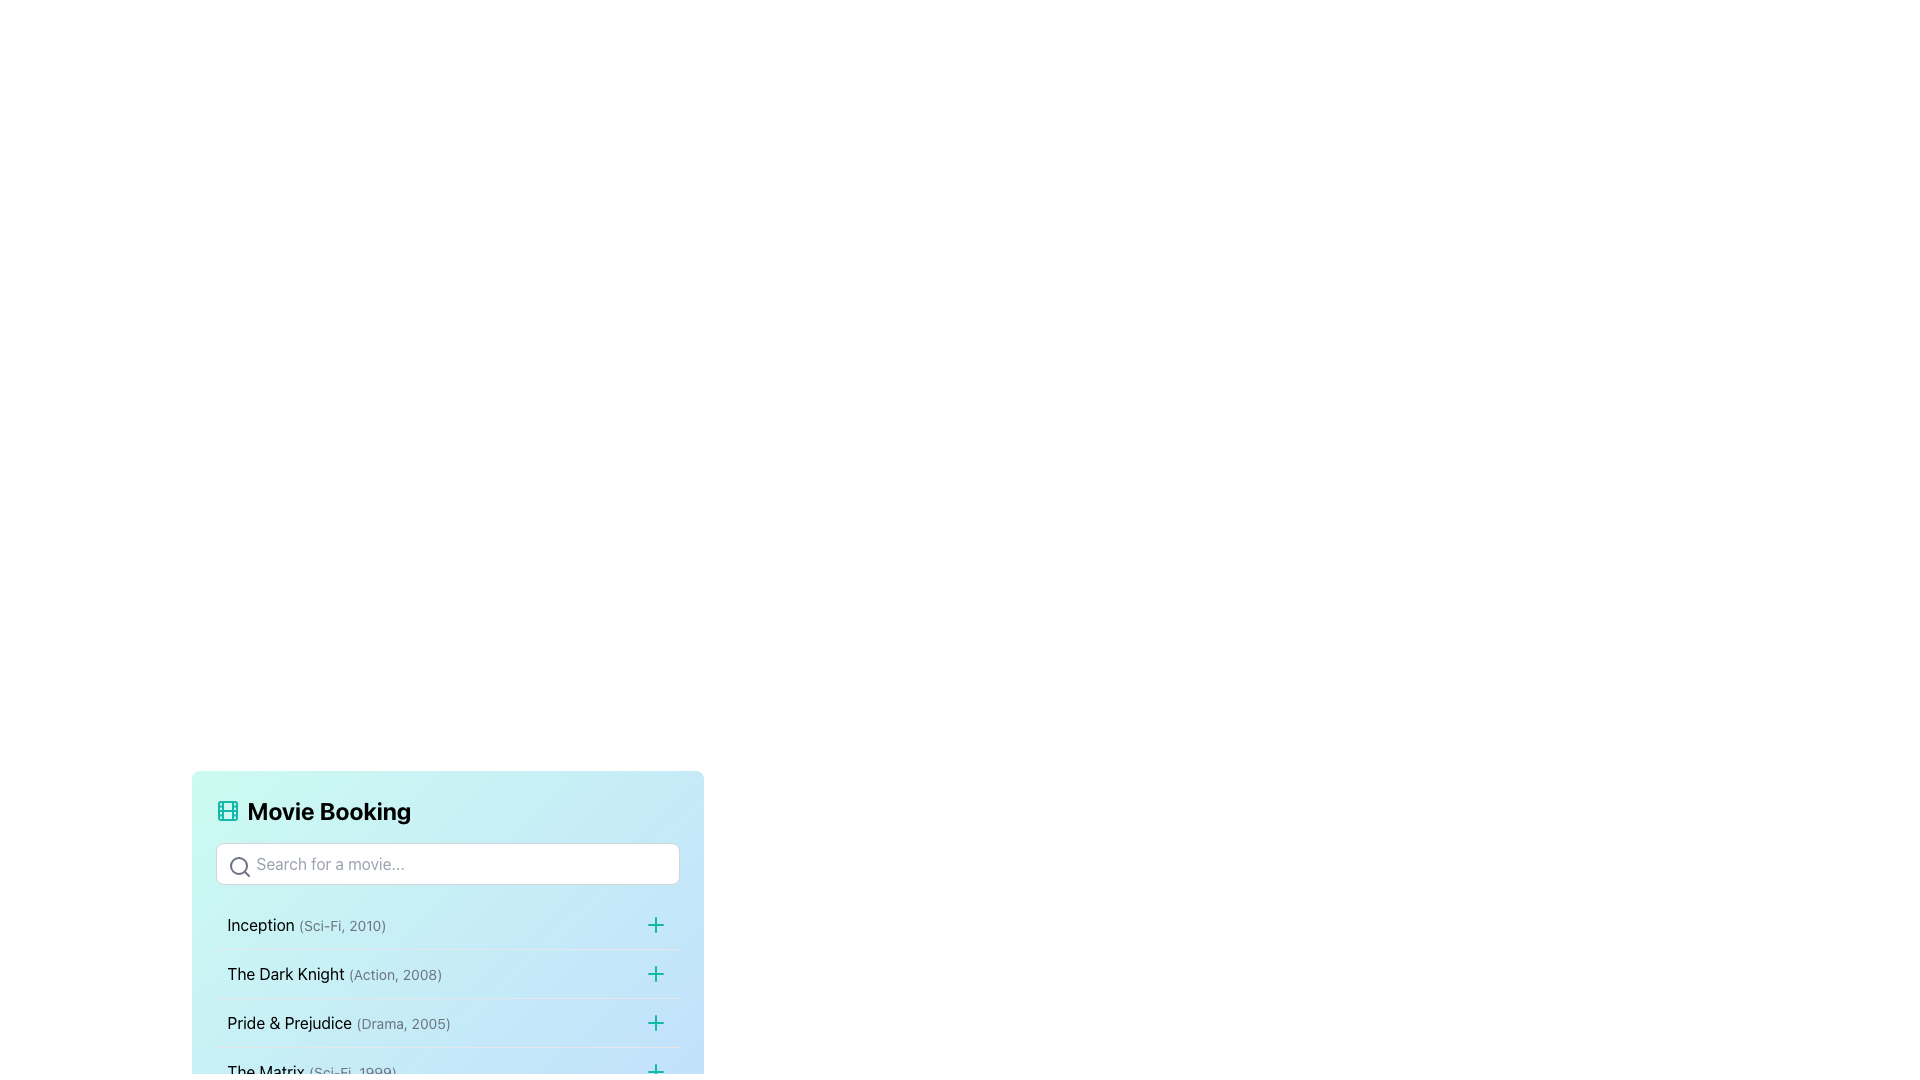 This screenshot has width=1920, height=1080. Describe the element at coordinates (342, 925) in the screenshot. I see `the static informational Text Label that provides genre and year information for the movie 'Inception', located next to the movie title in the 'Movie Booking' section` at that location.